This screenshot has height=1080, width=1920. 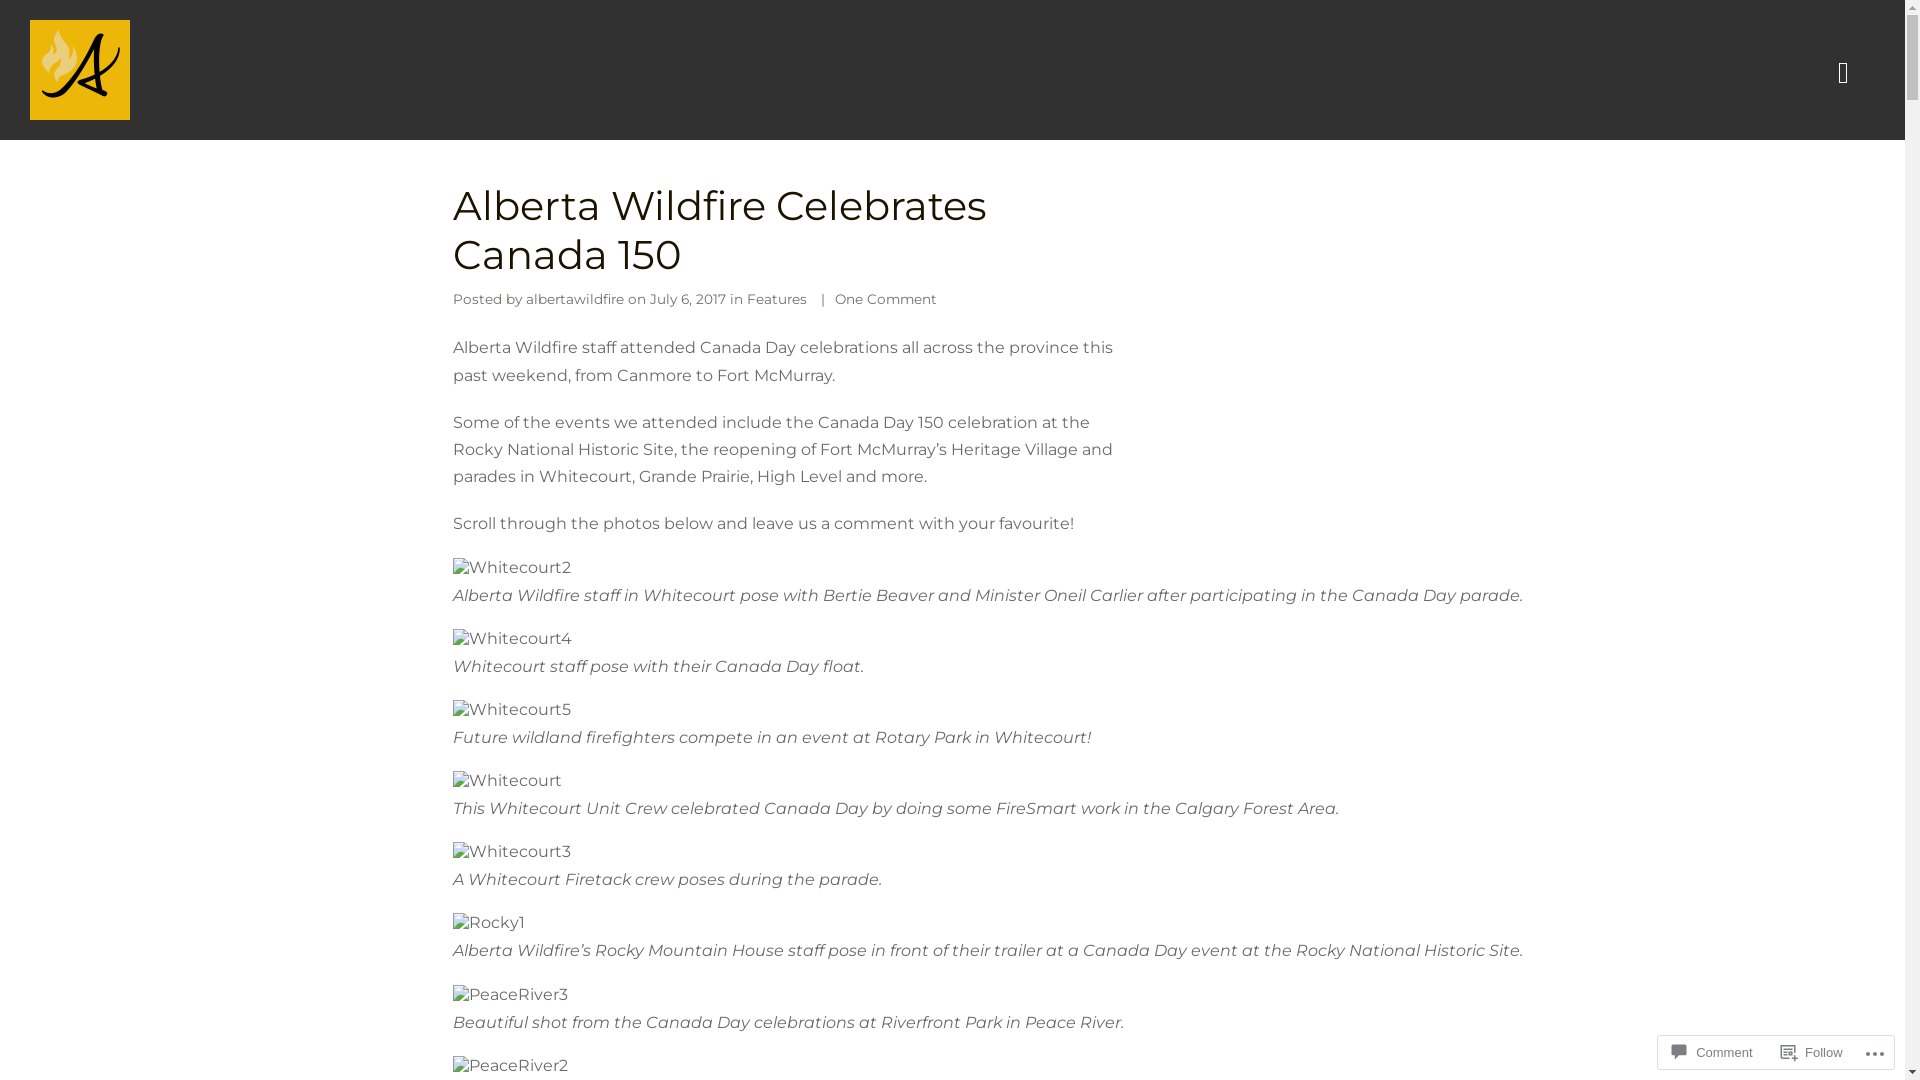 I want to click on 'Features', so click(x=775, y=299).